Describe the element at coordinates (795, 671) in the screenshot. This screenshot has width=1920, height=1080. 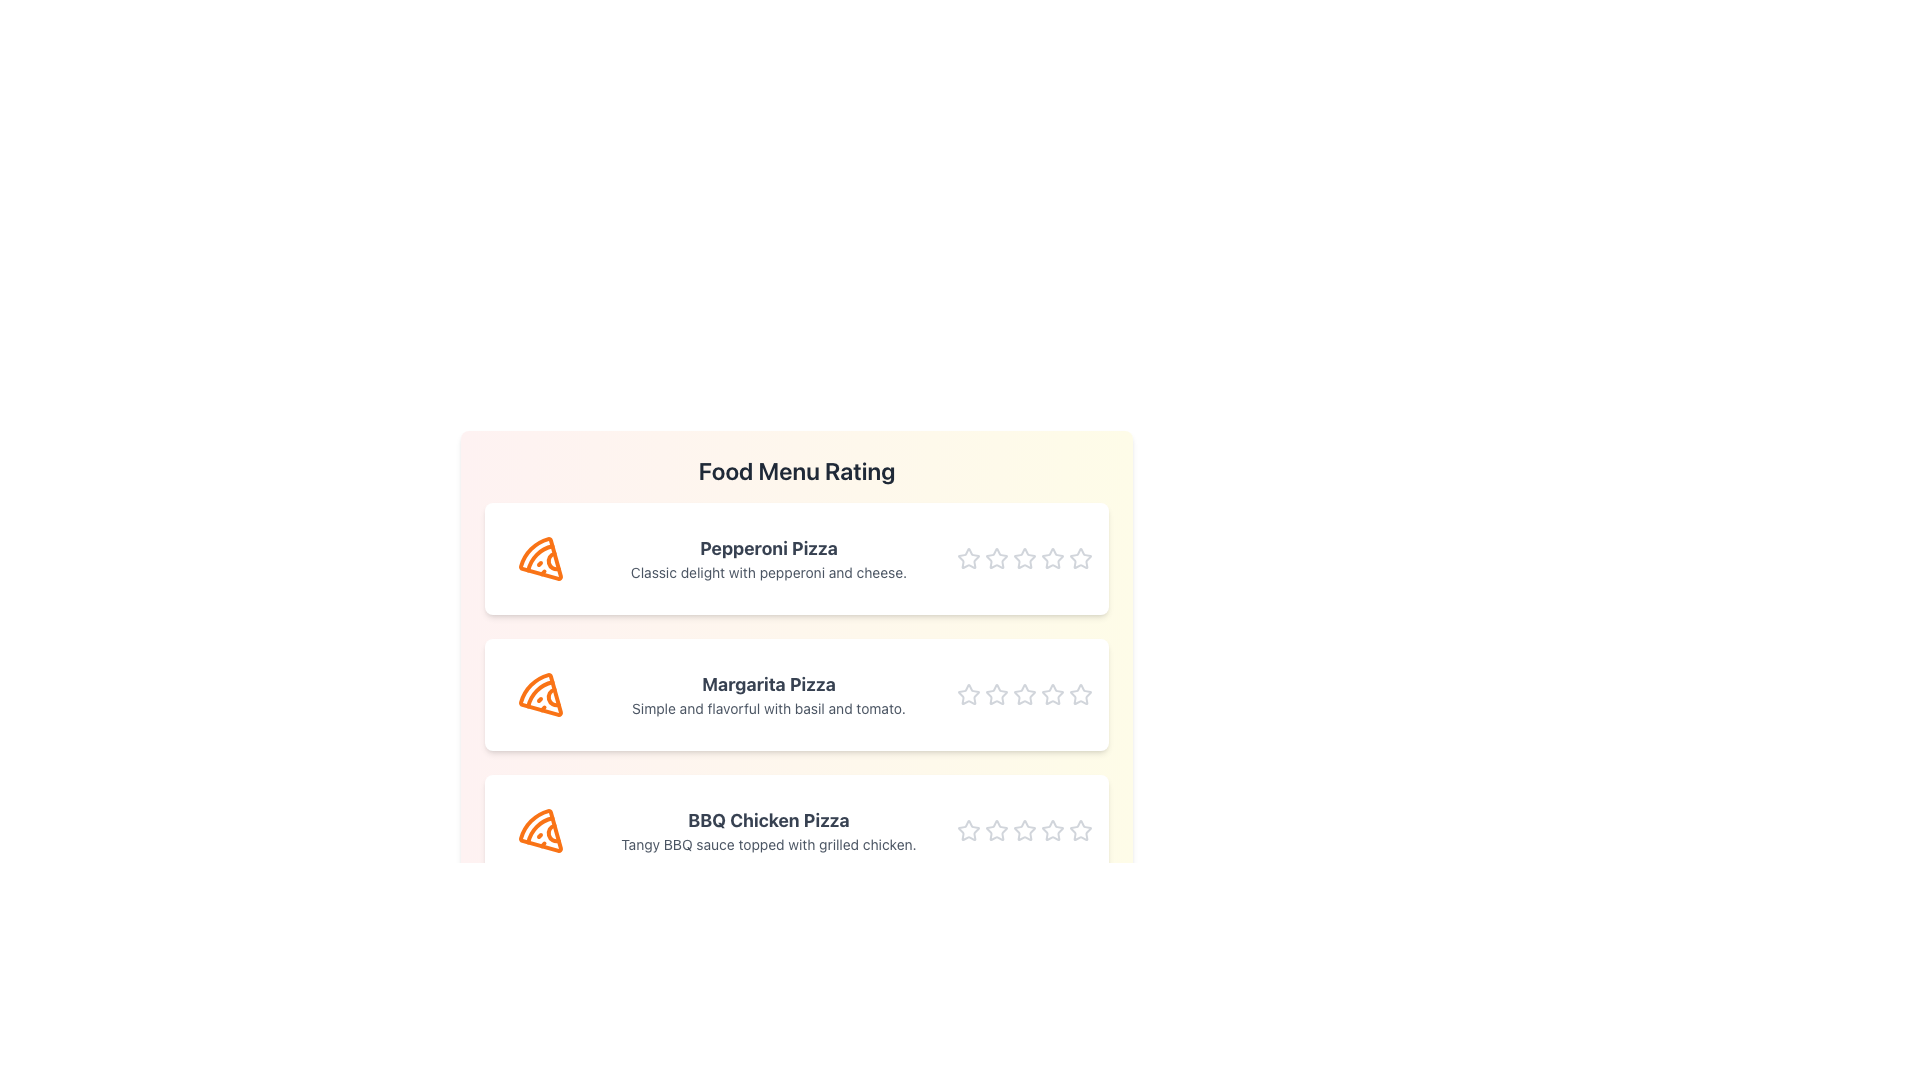
I see `the title and description of the Margarita Pizza, the second entry in the Food Menu Rating list, which includes an interactive star rating system` at that location.